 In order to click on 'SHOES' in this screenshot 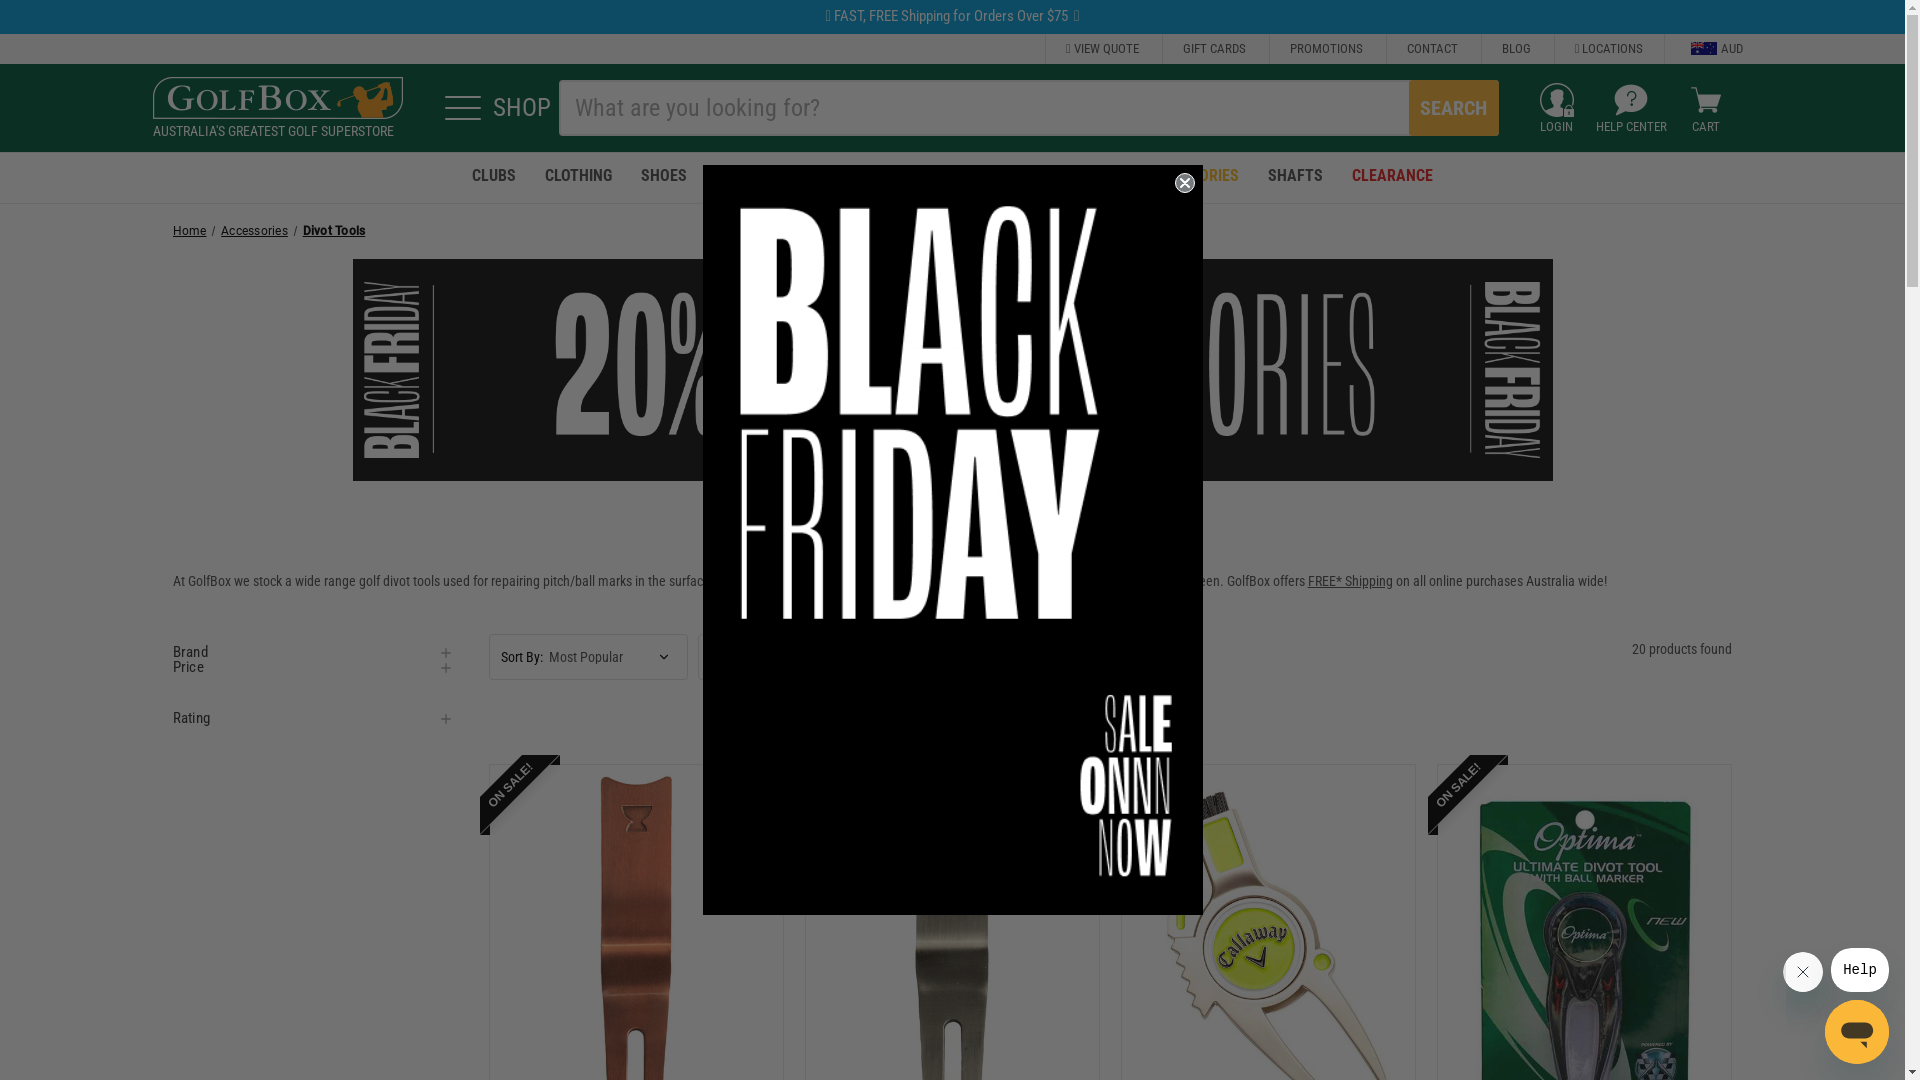, I will do `click(664, 176)`.